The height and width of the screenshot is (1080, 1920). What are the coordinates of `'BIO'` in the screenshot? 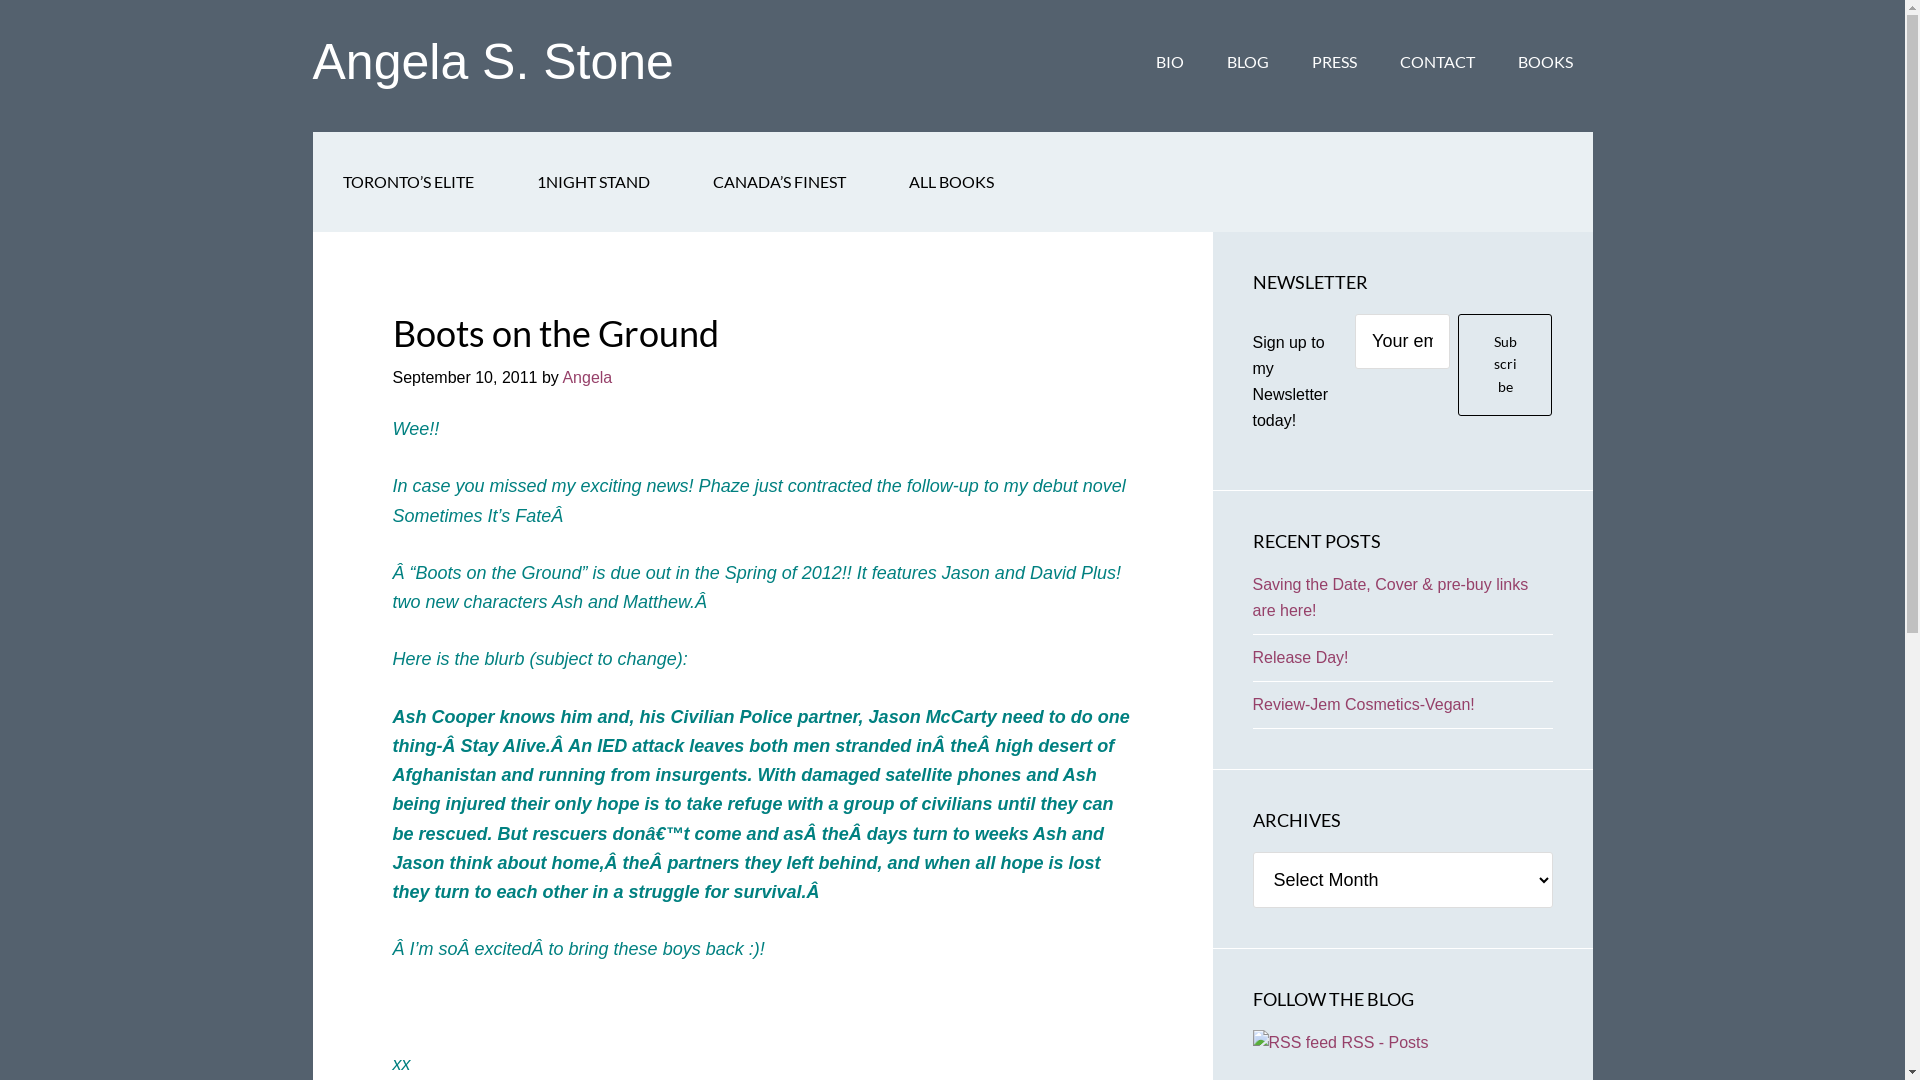 It's located at (1170, 60).